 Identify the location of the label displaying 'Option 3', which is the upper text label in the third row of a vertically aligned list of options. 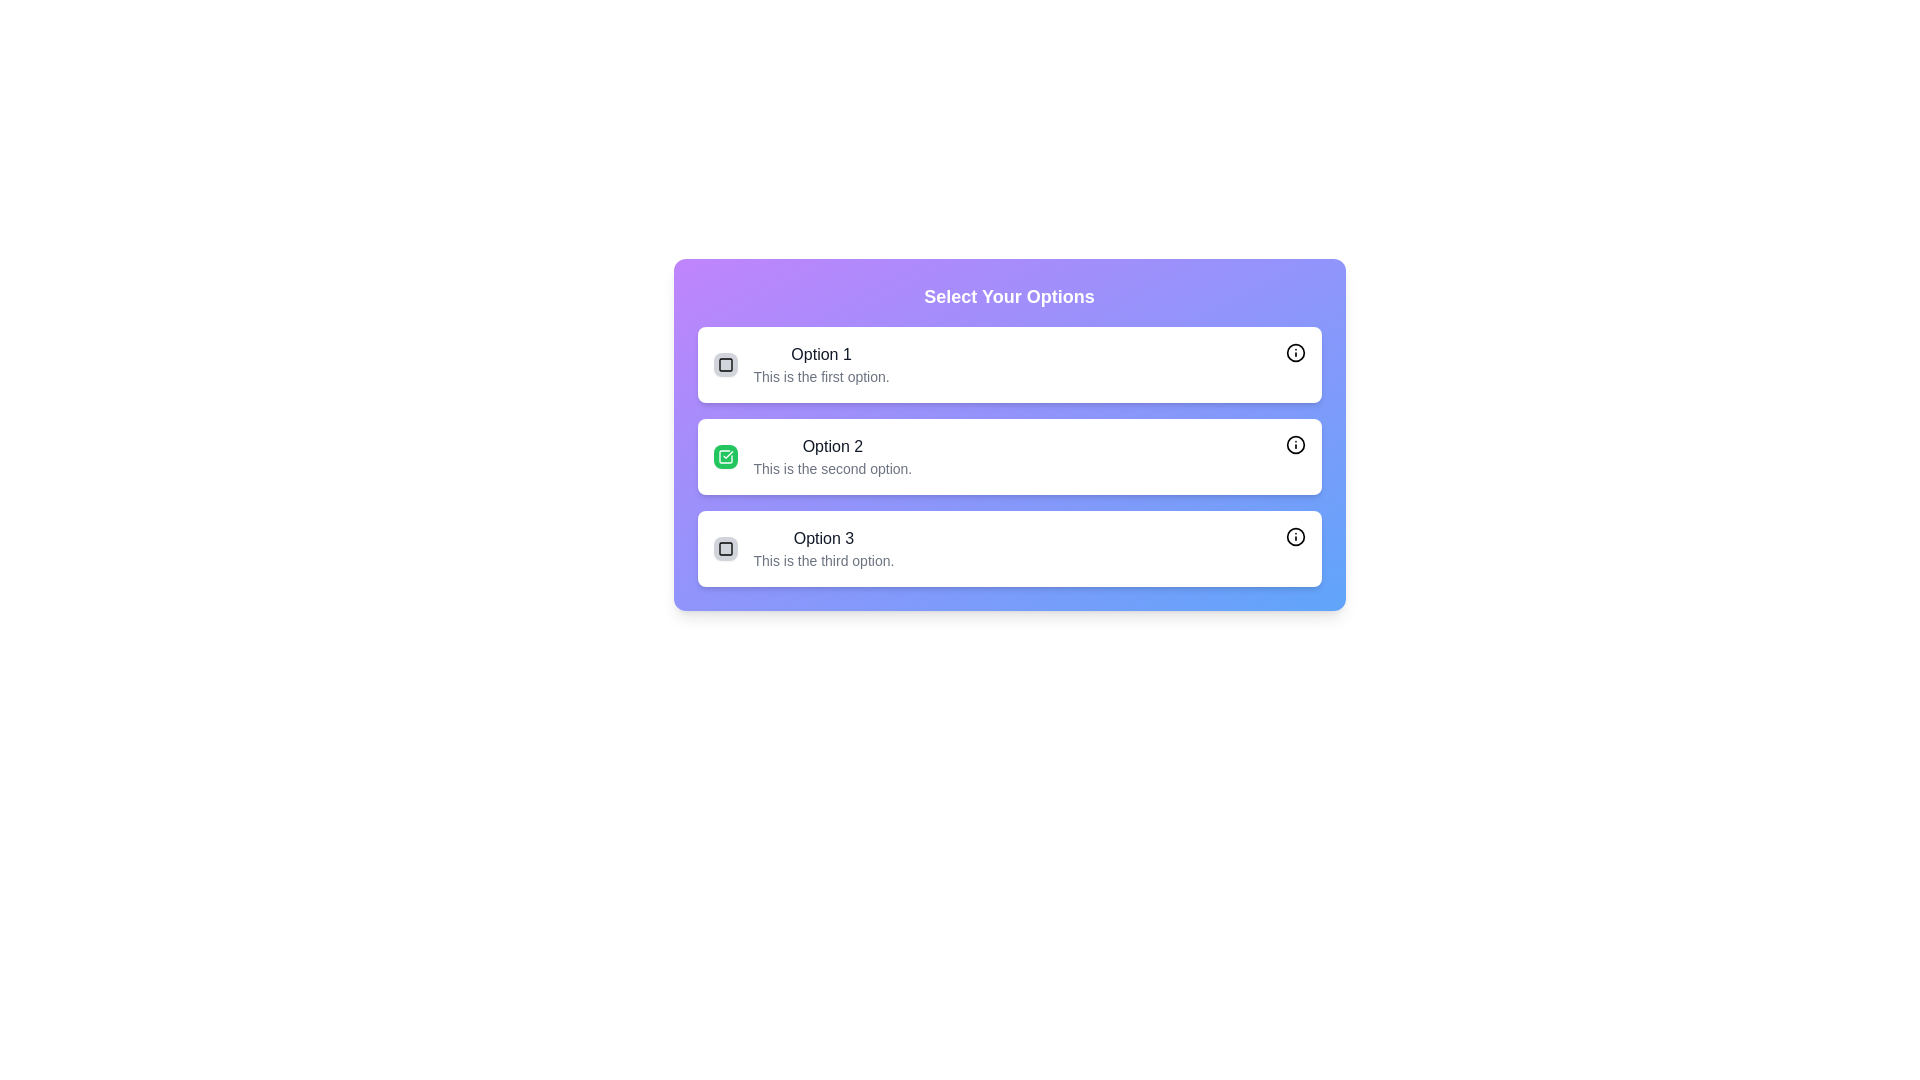
(823, 538).